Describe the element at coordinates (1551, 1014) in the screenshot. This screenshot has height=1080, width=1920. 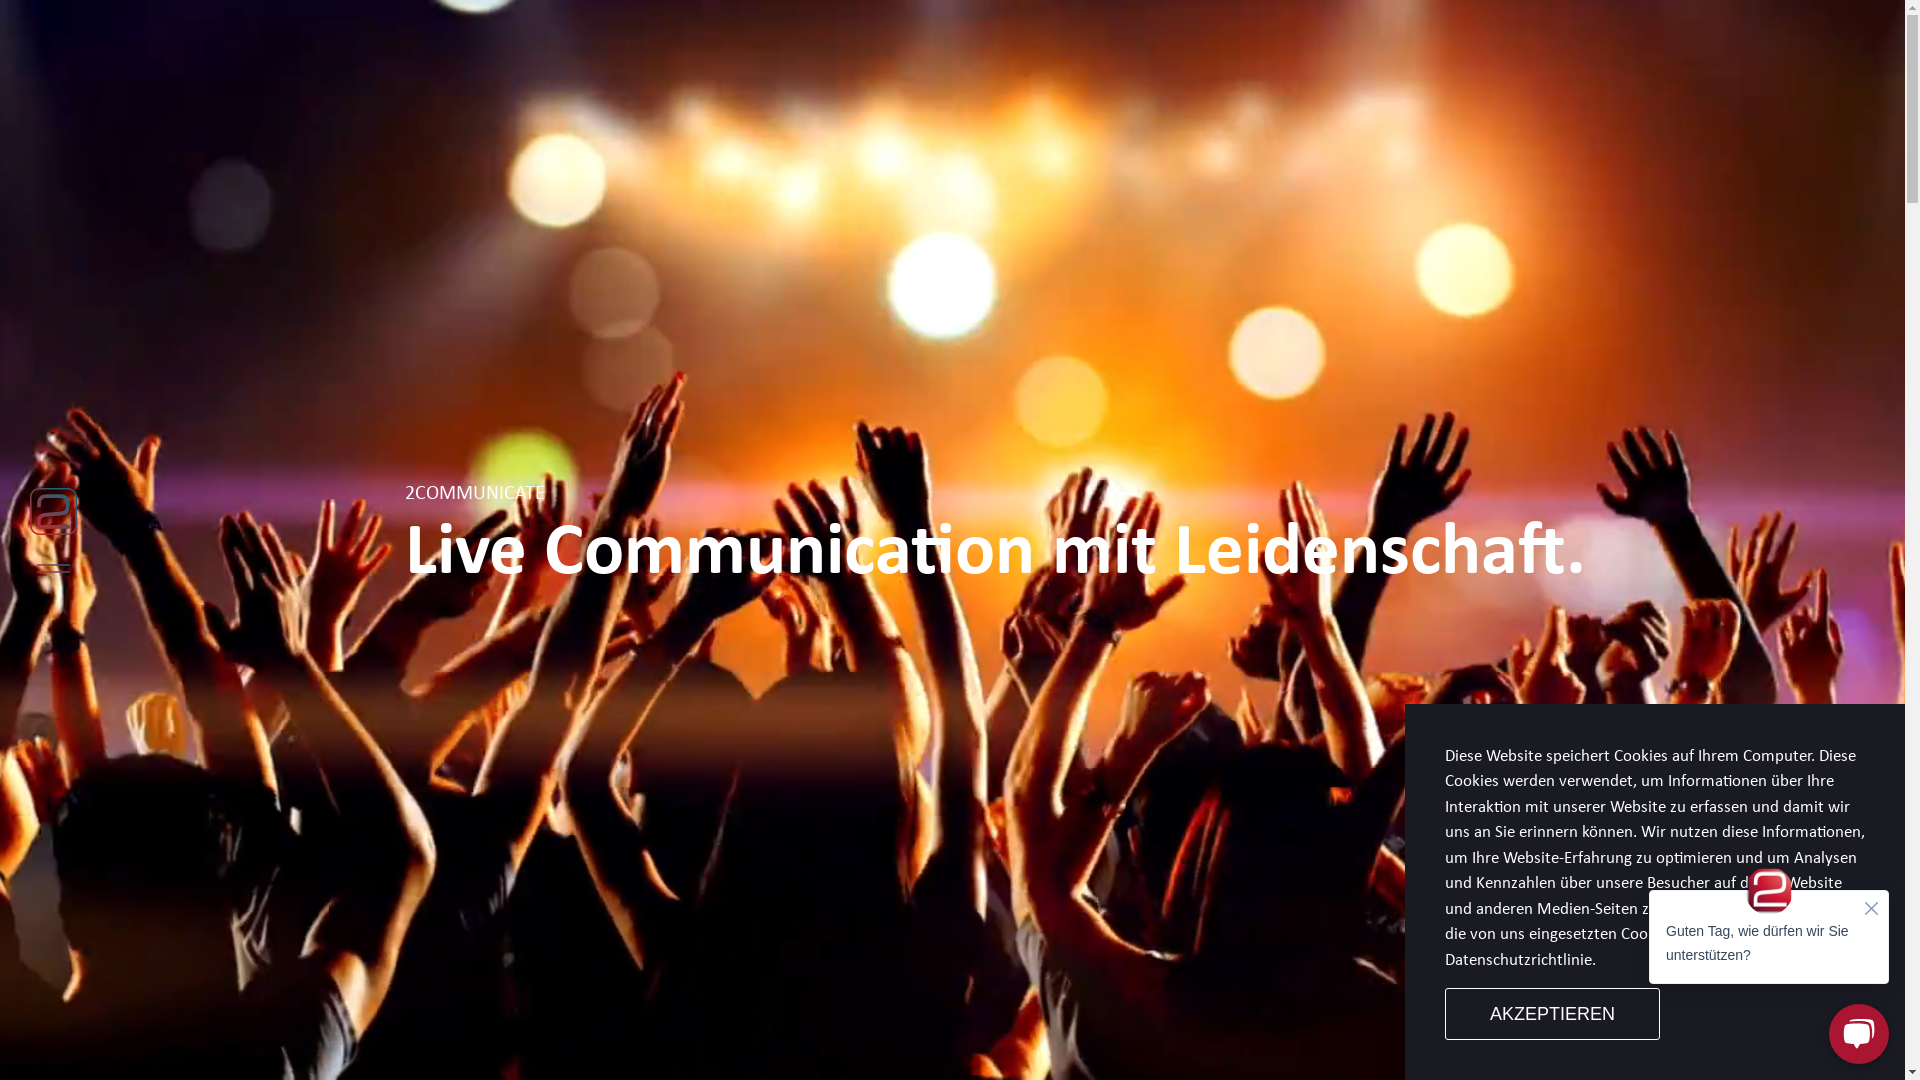
I see `'AKZEPTIEREN'` at that location.